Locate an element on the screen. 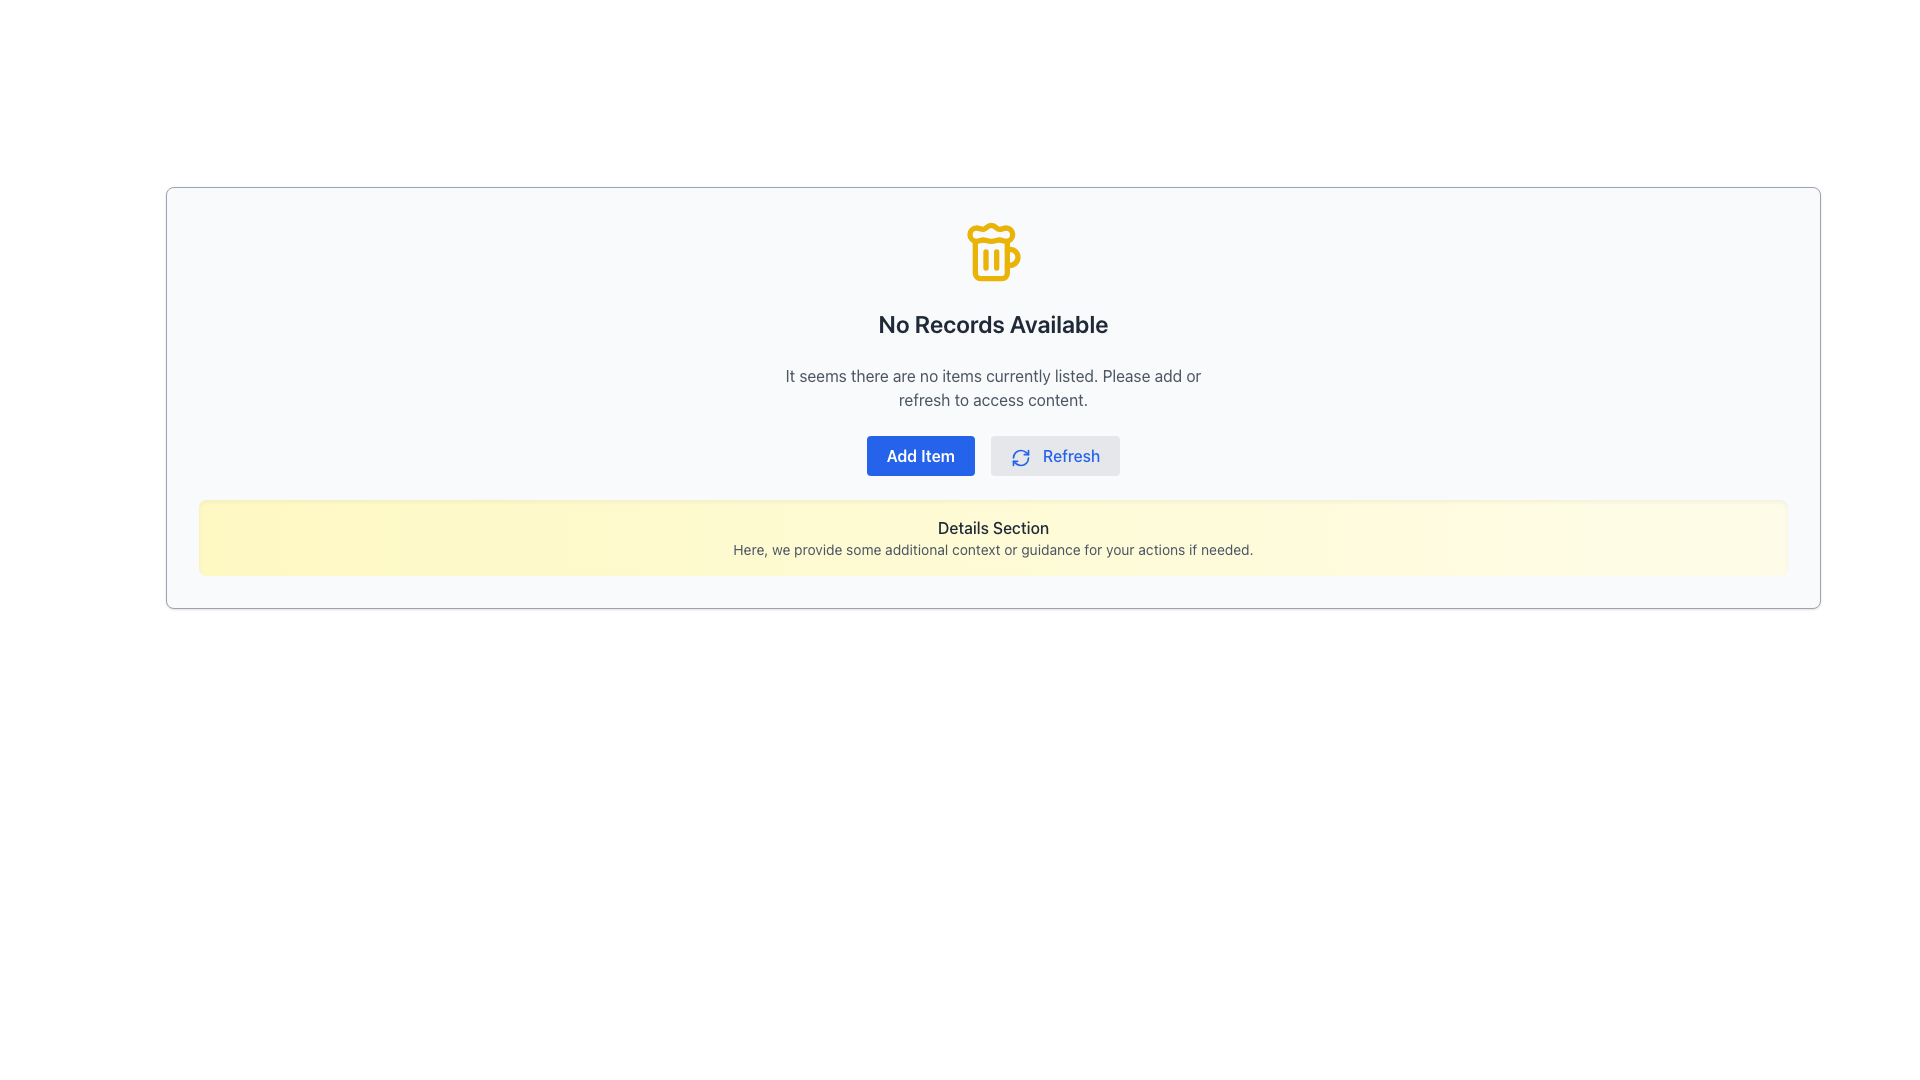  the inner vertical details of the beer icon located at the top center of the interface is located at coordinates (990, 258).